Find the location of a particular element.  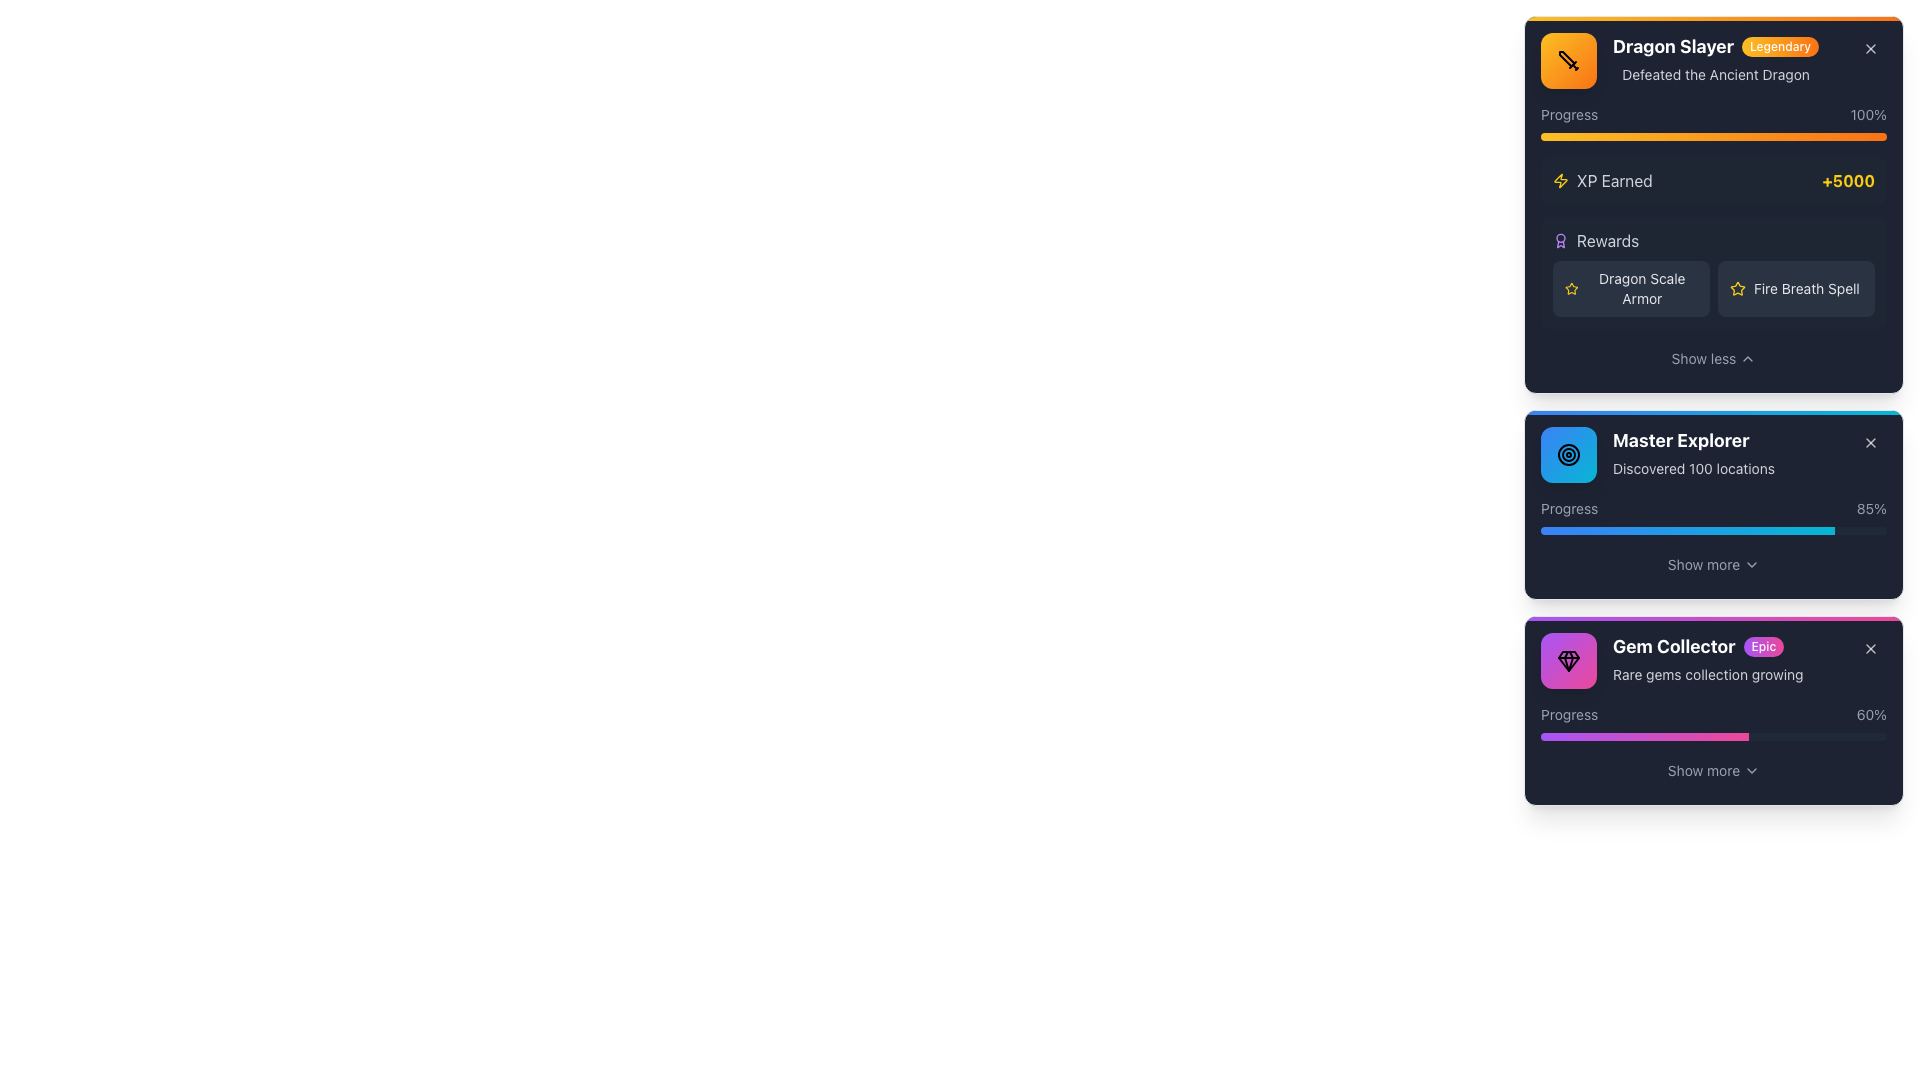

the 'Progress' text label, which is styled in a small, gray font and positioned to the left of the percentage indicator '100%' within a card-like section is located at coordinates (1568, 115).